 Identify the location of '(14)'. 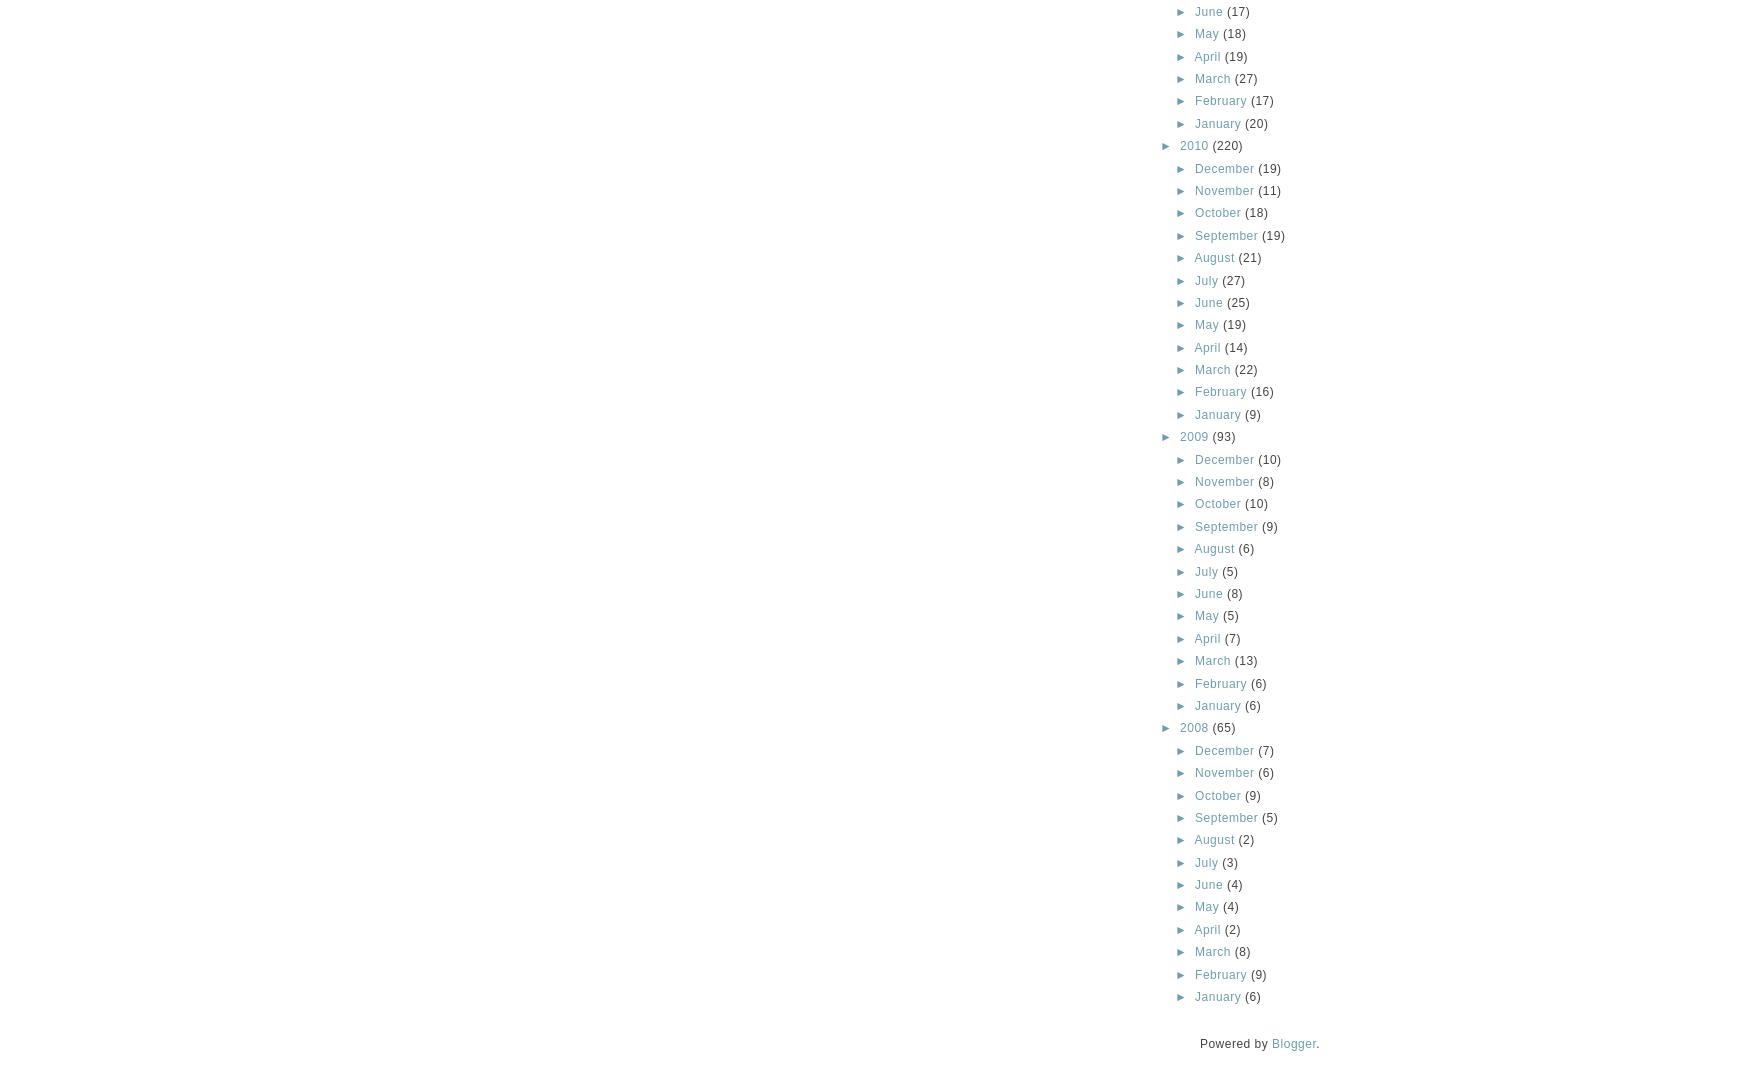
(1236, 347).